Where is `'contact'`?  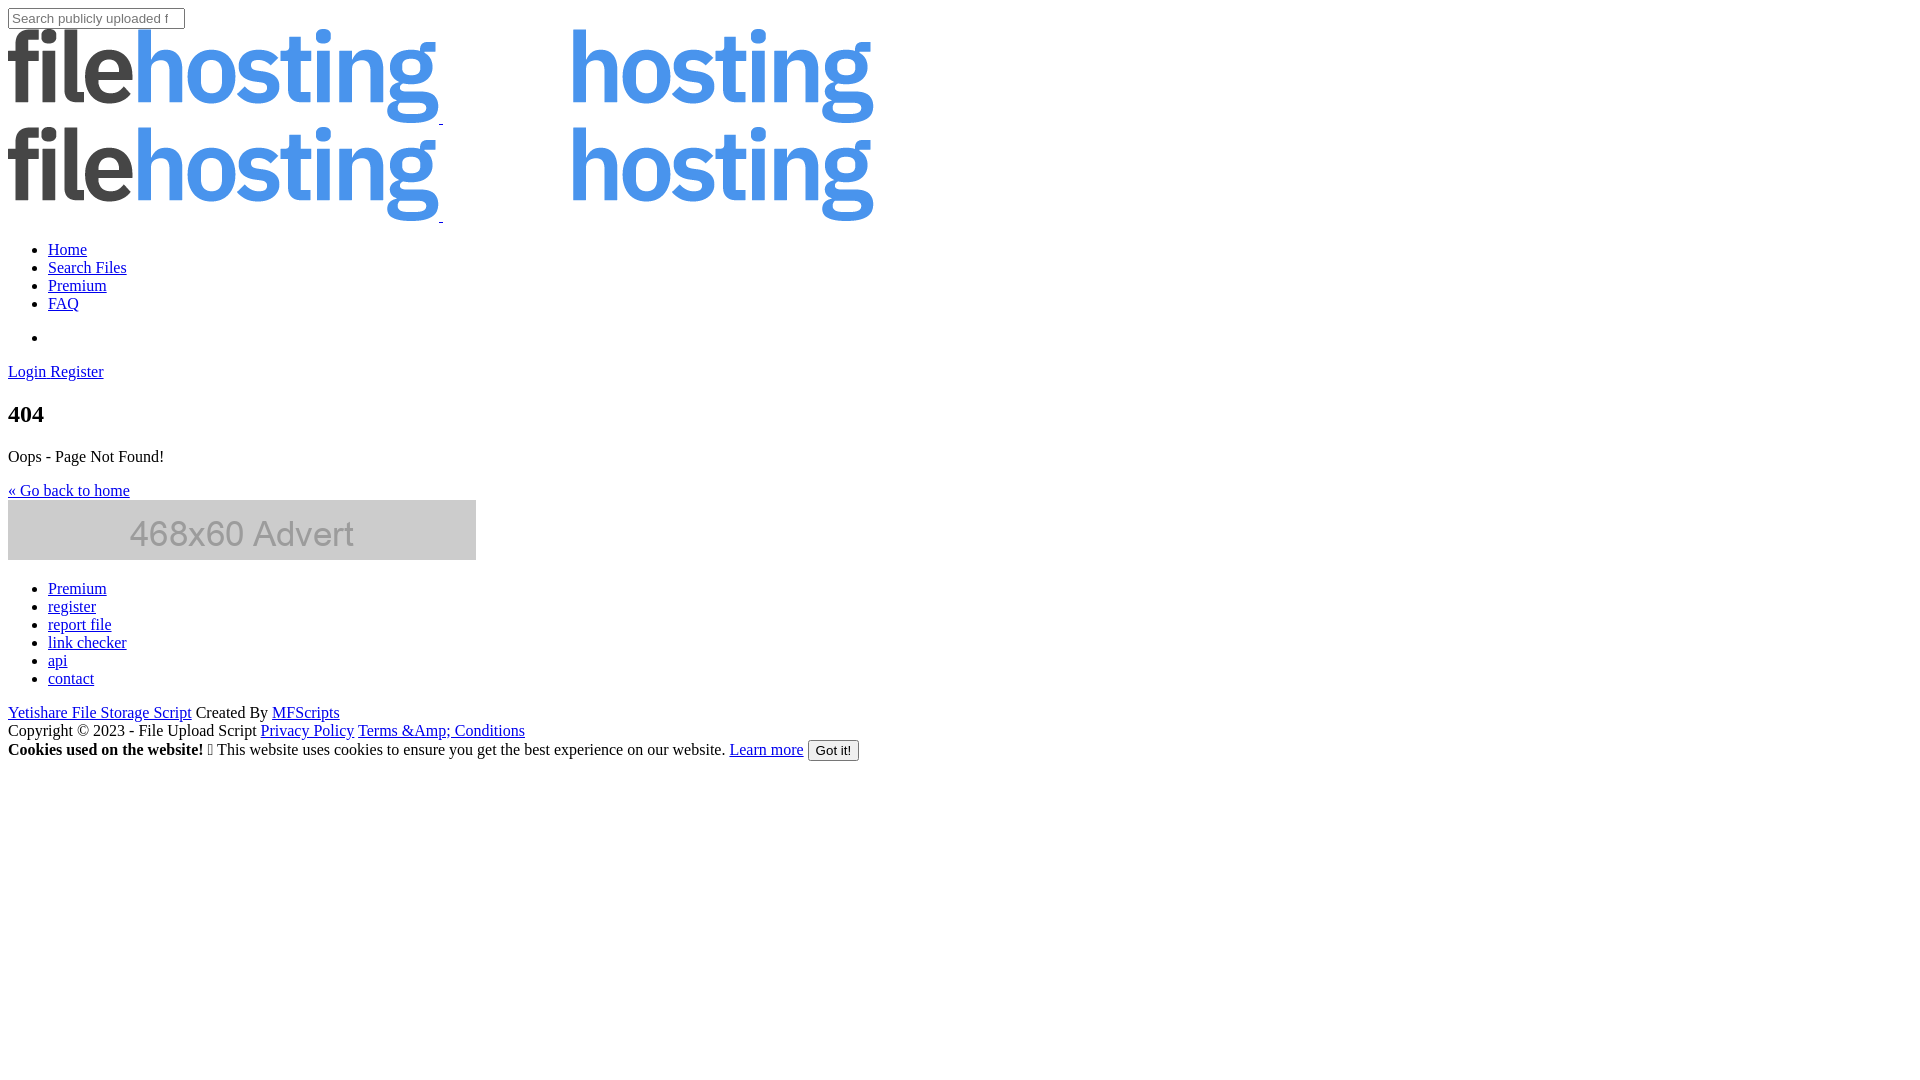 'contact' is located at coordinates (71, 677).